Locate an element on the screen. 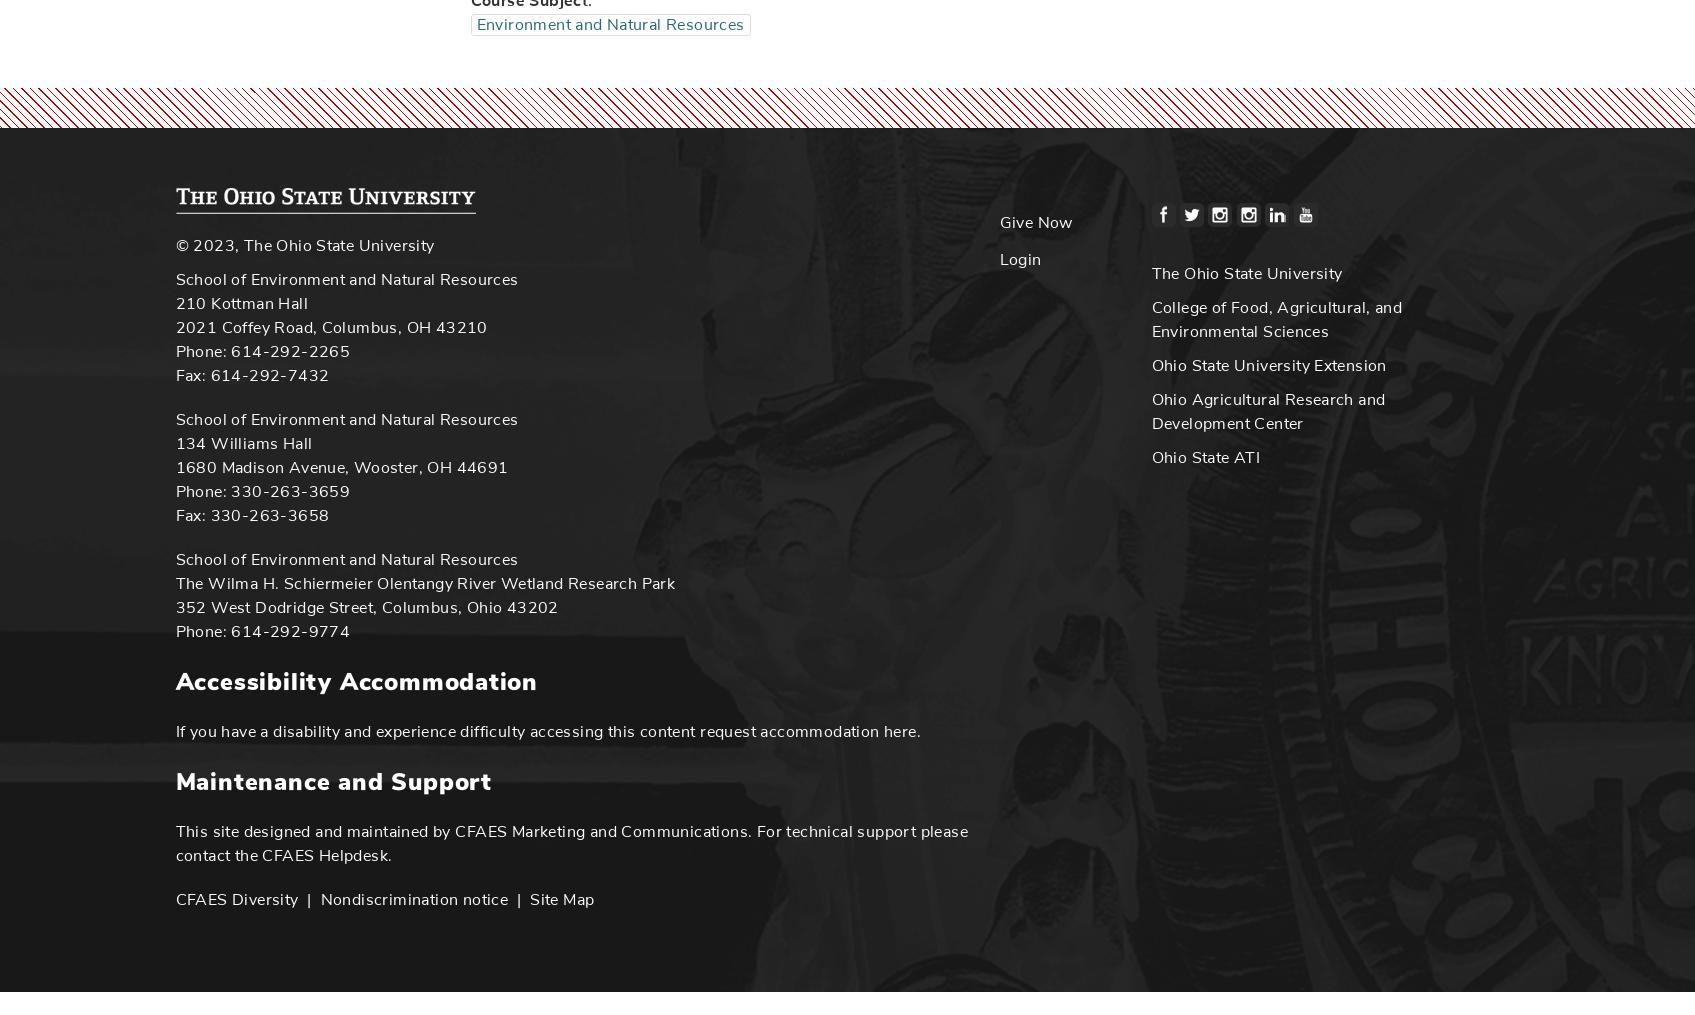 This screenshot has height=1015, width=1695. 'Give Now' is located at coordinates (1034, 221).